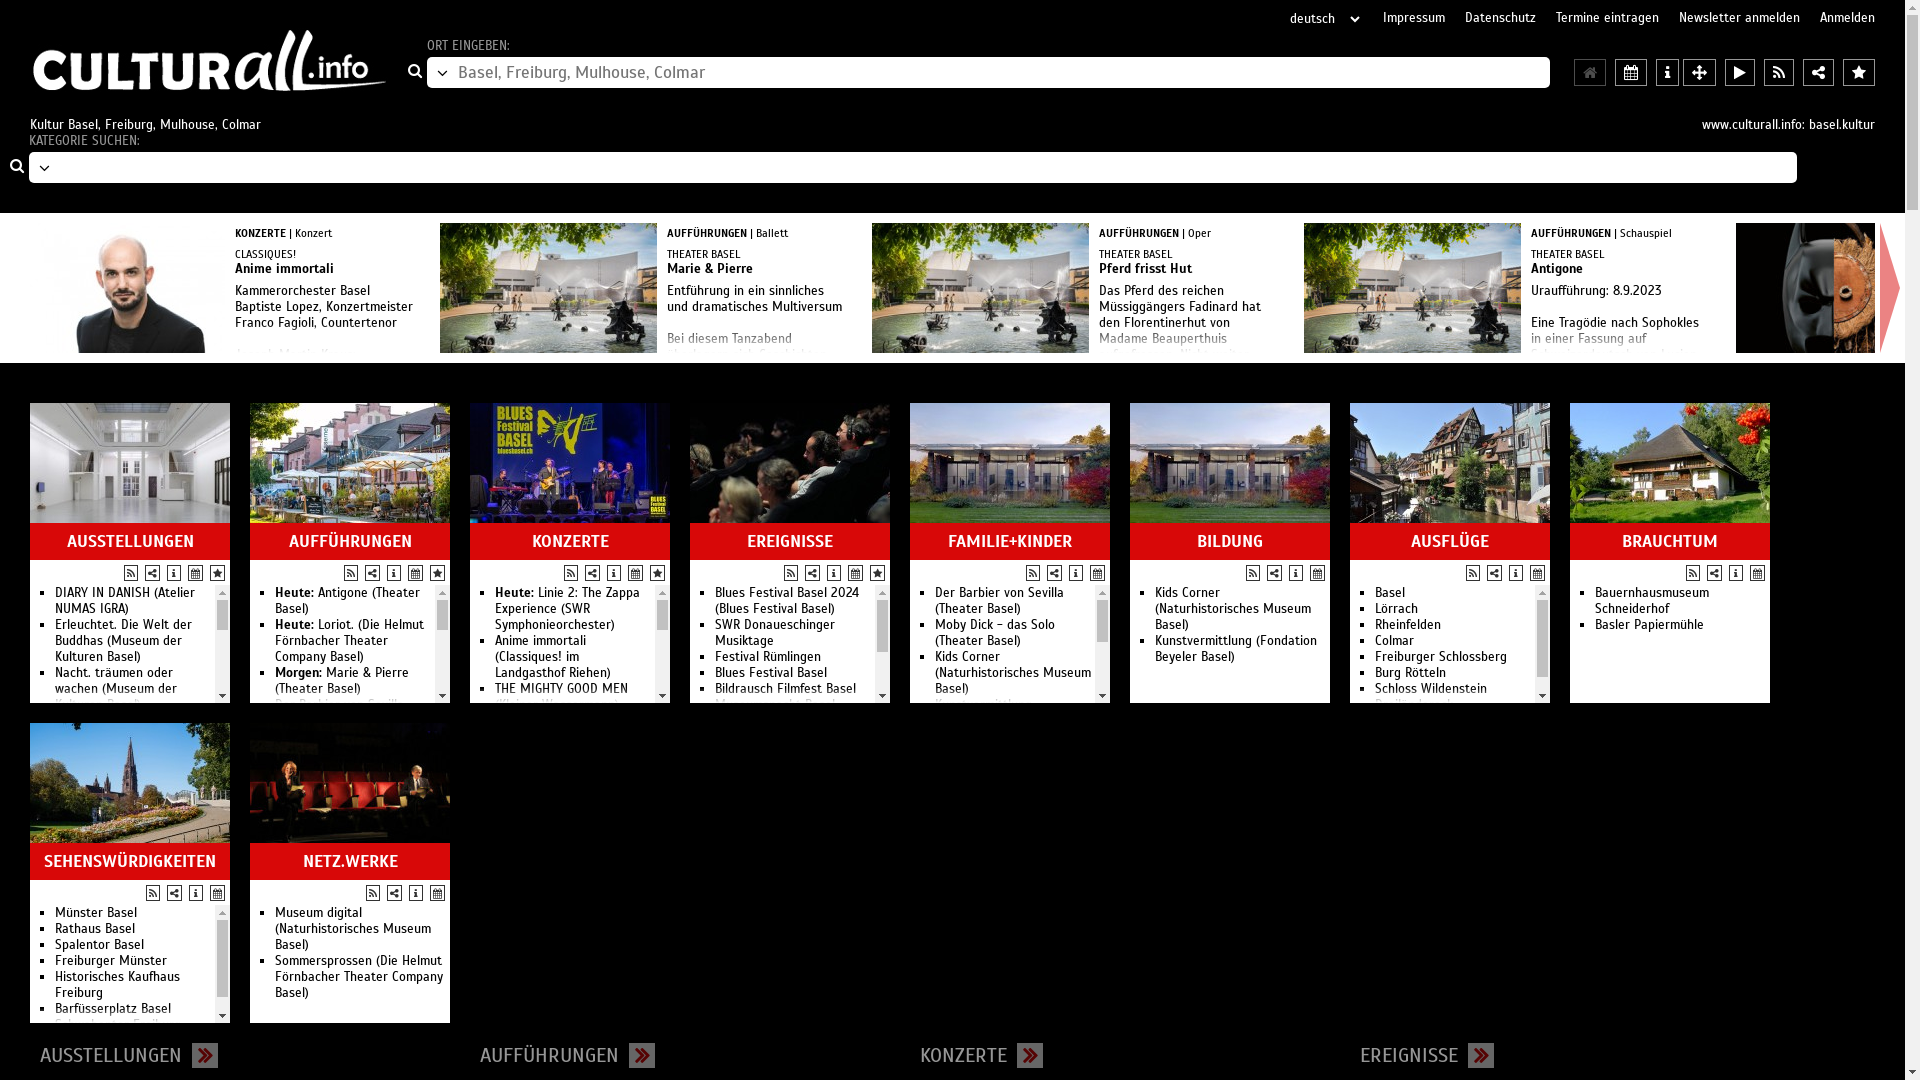 The width and height of the screenshot is (1920, 1080). Describe the element at coordinates (1788, 124) in the screenshot. I see `'www.culturall.info: basel.kultur'` at that location.